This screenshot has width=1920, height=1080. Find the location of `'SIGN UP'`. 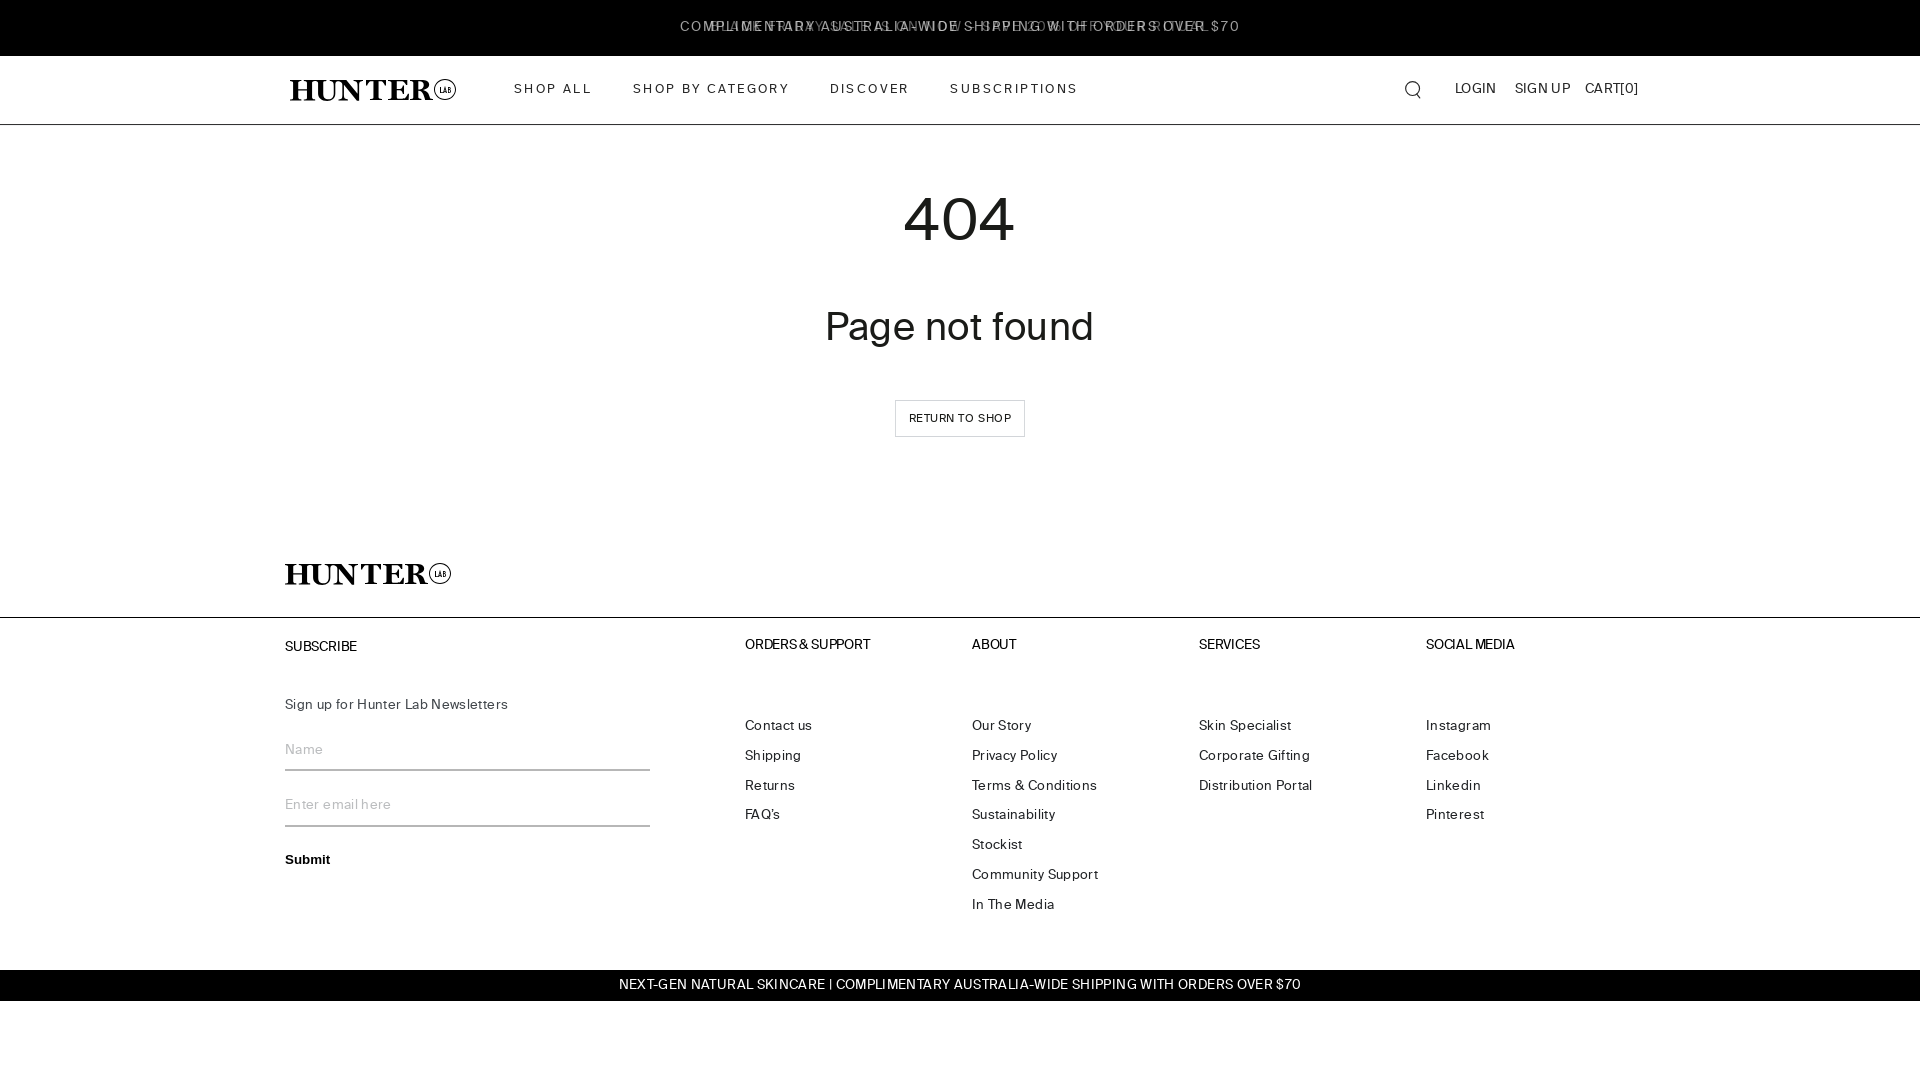

'SIGN UP' is located at coordinates (1541, 88).